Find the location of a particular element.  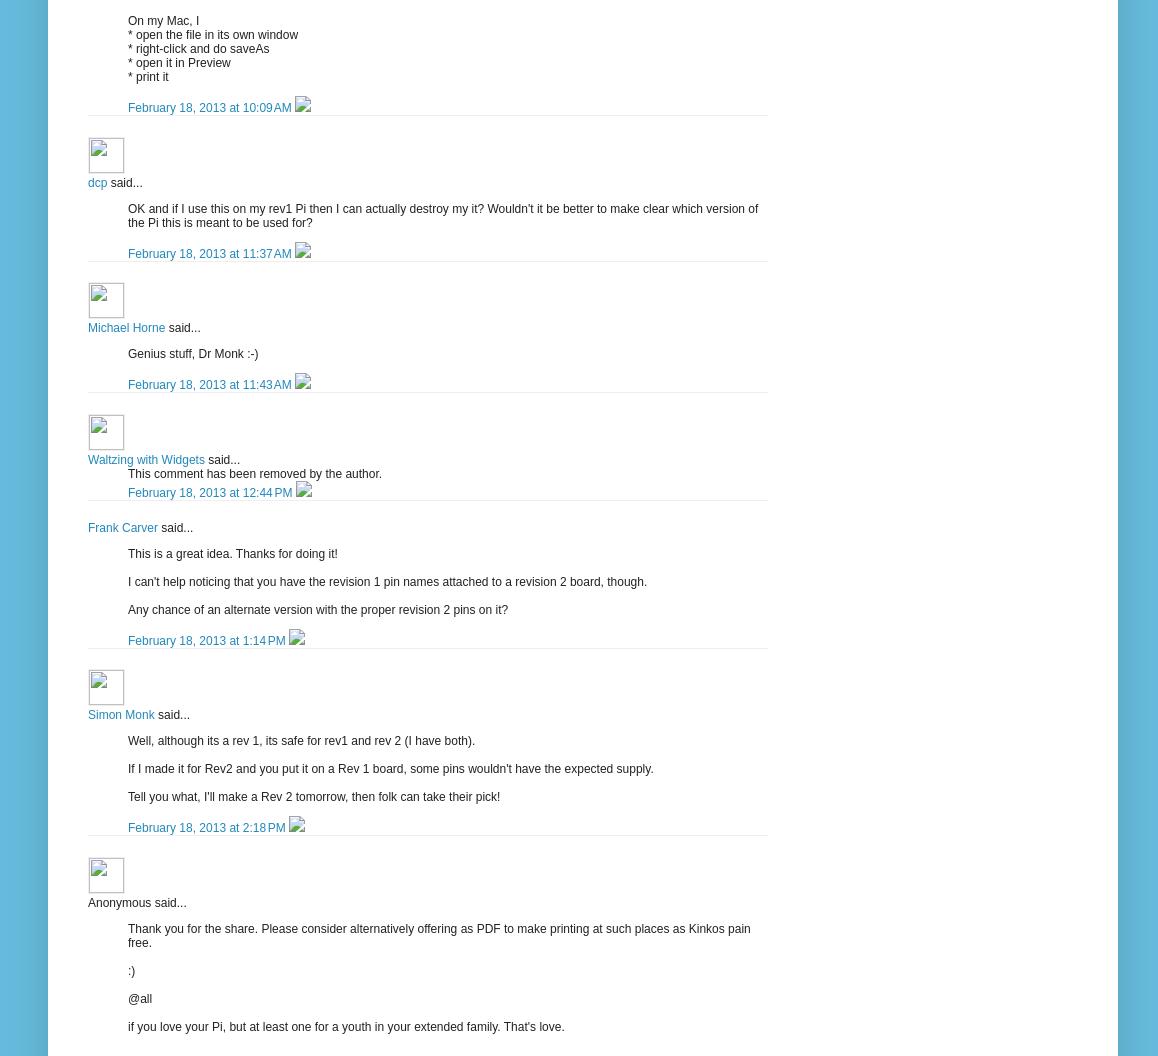

'On my Mac, I' is located at coordinates (126, 21).